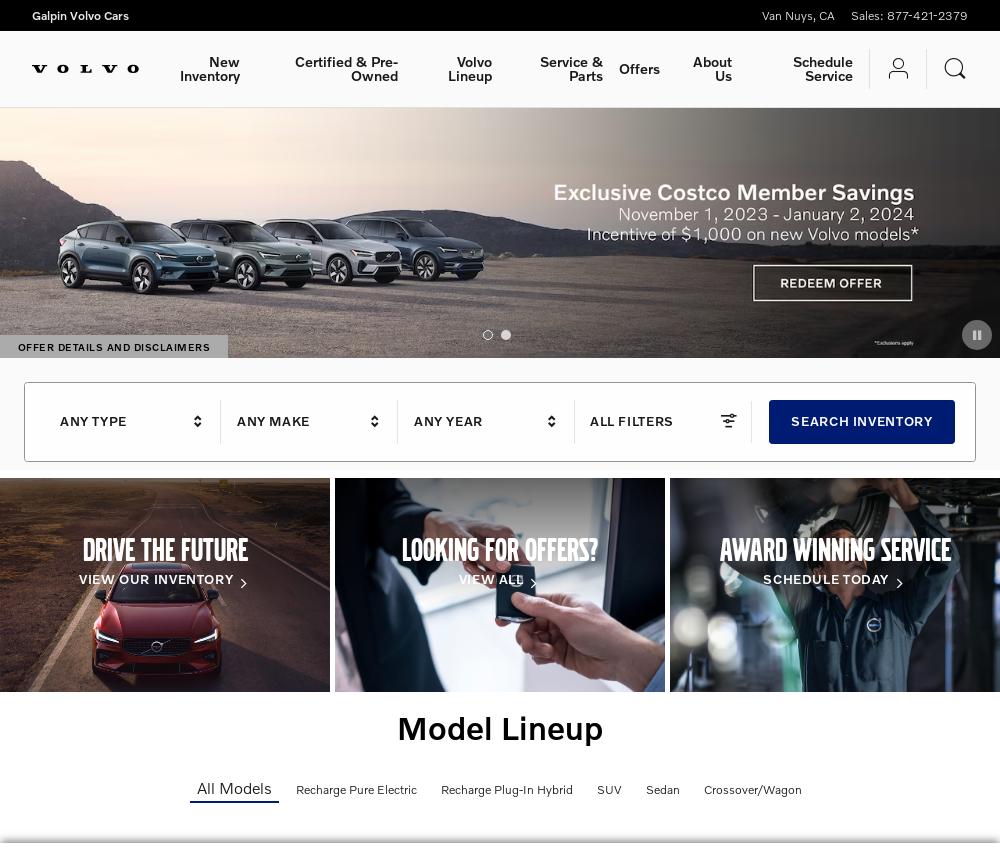 This screenshot has height=851, width=1000. What do you see at coordinates (607, 788) in the screenshot?
I see `'SUV'` at bounding box center [607, 788].